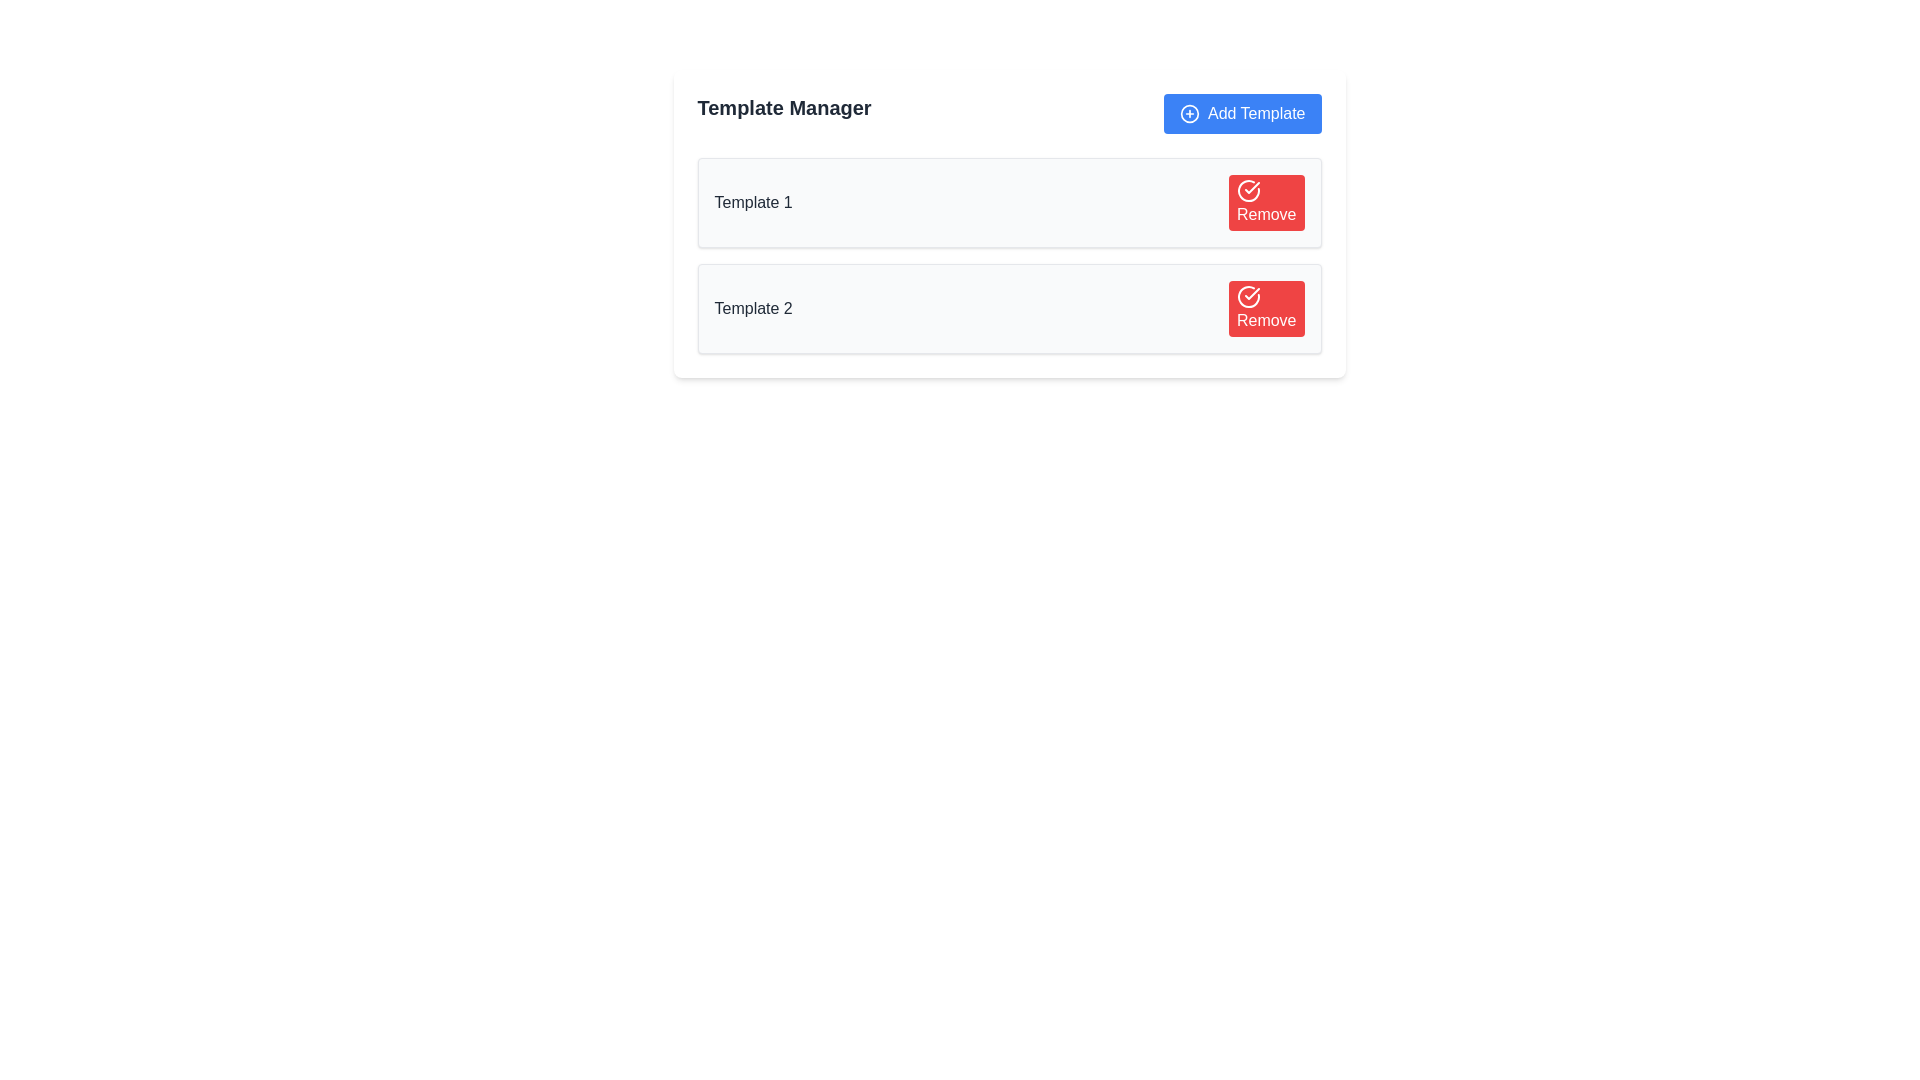 The image size is (1920, 1080). I want to click on the checkmark icon located within the red 'Remove' button next to the 'Template 1' entry, so click(1251, 293).